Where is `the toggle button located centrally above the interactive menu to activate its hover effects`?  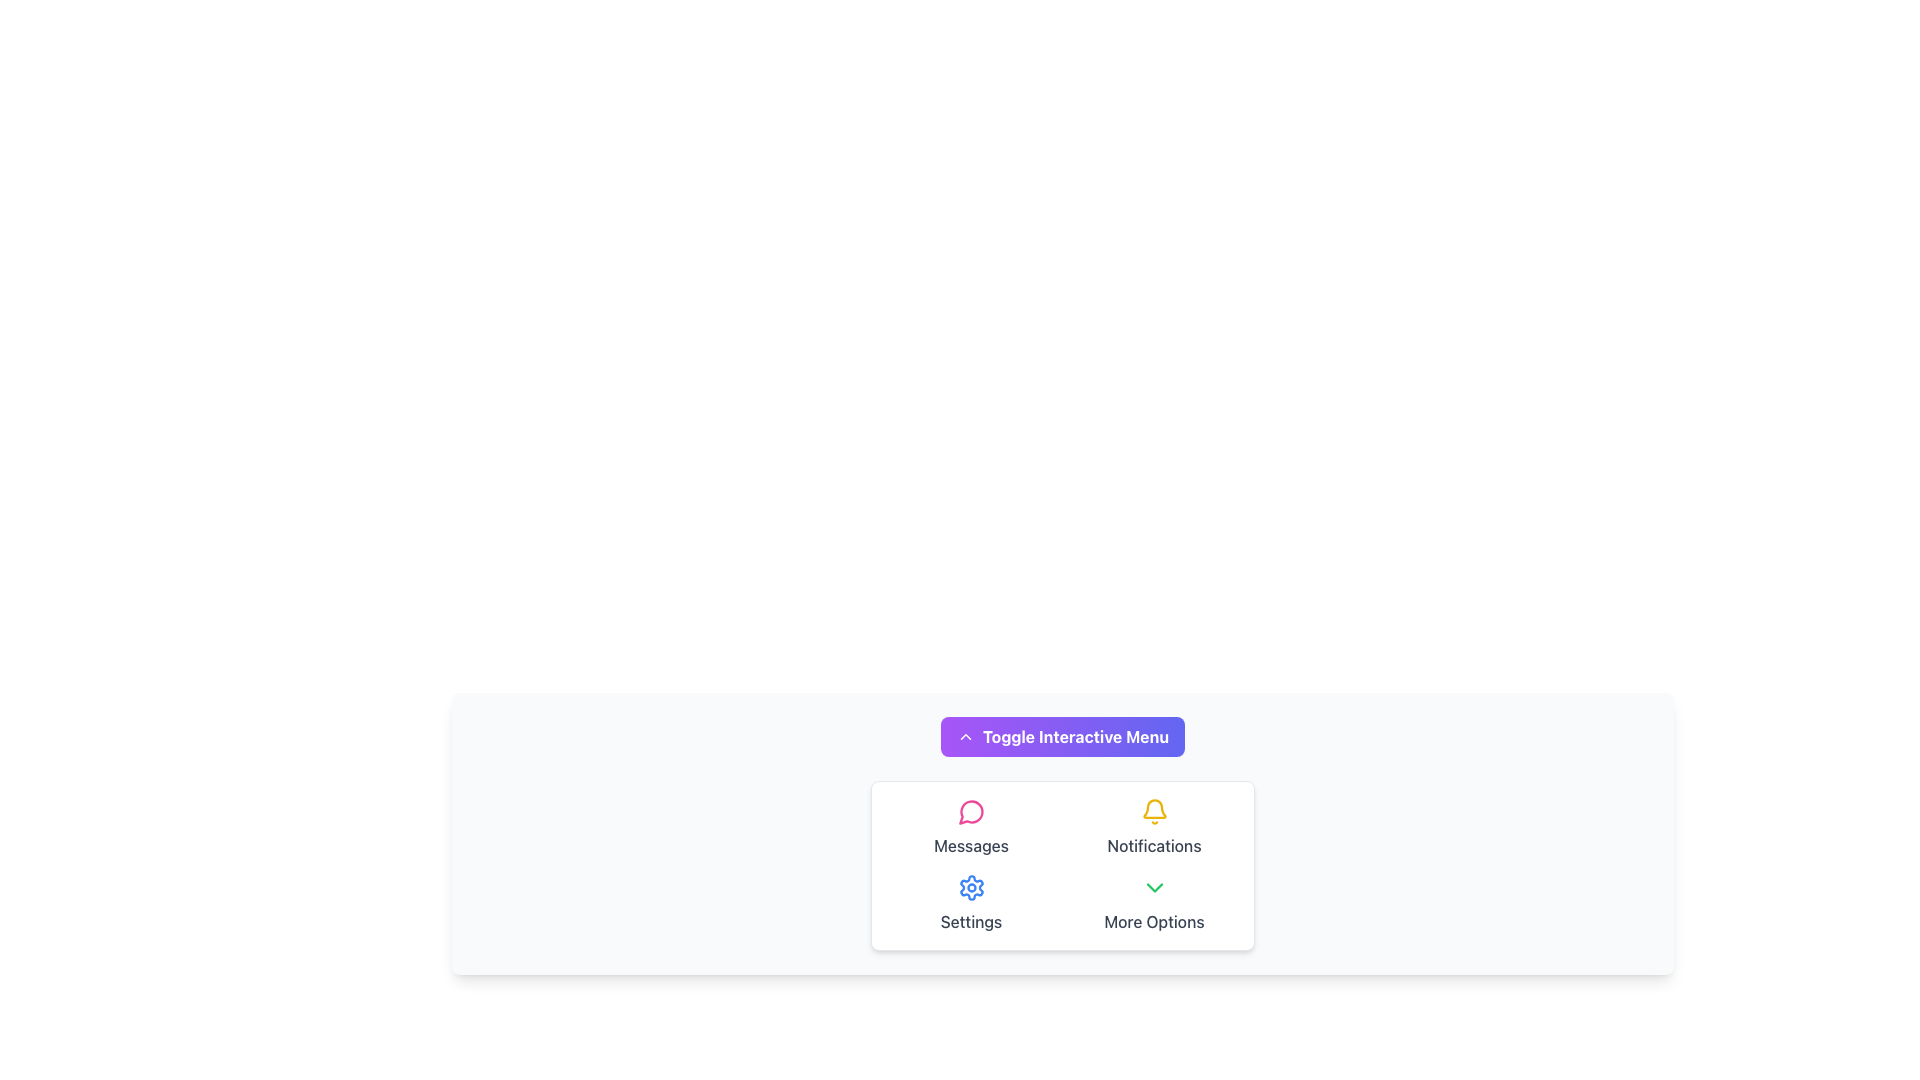 the toggle button located centrally above the interactive menu to activate its hover effects is located at coordinates (1061, 736).